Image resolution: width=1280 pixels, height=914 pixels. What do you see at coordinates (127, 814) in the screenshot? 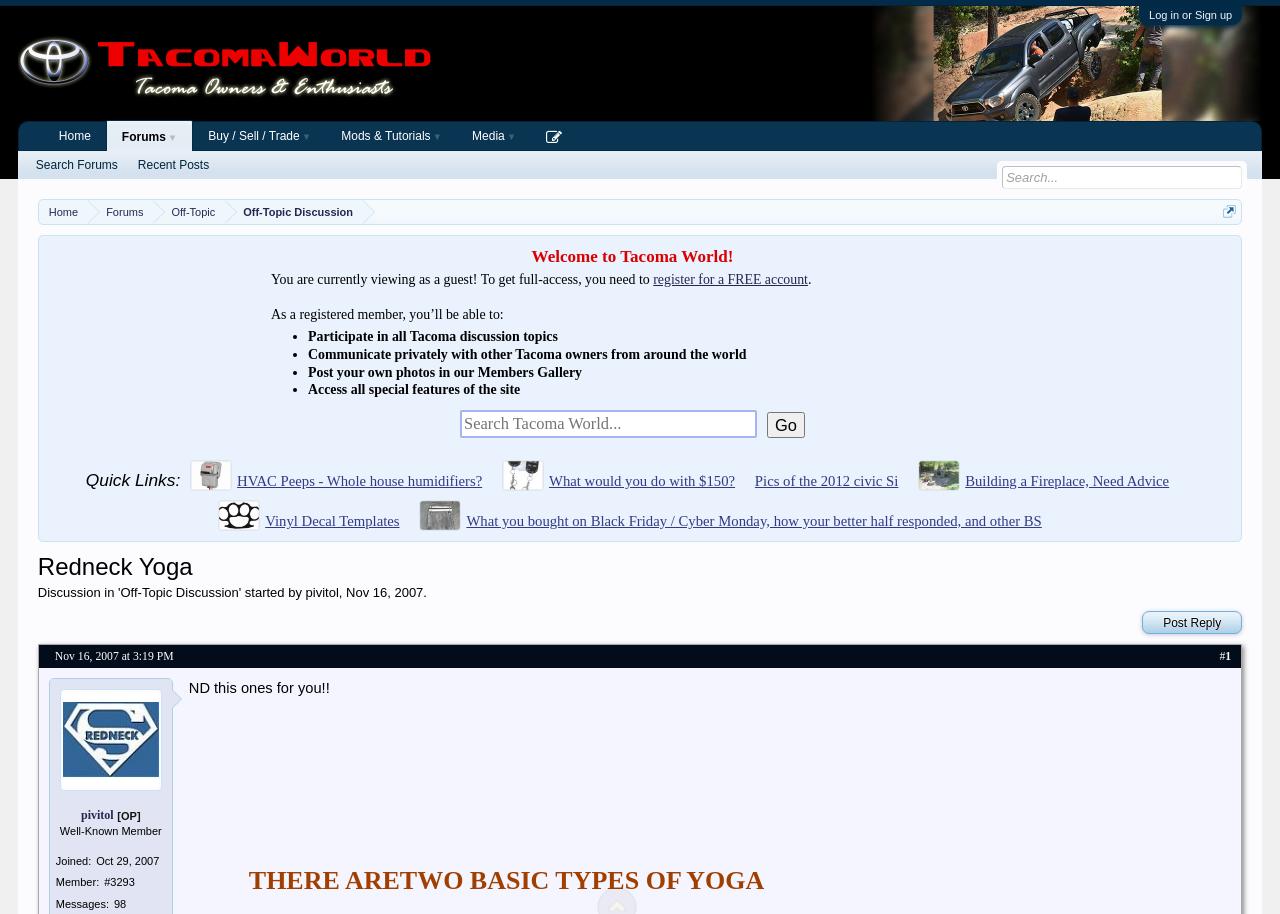
I see `'[OP]'` at bounding box center [127, 814].